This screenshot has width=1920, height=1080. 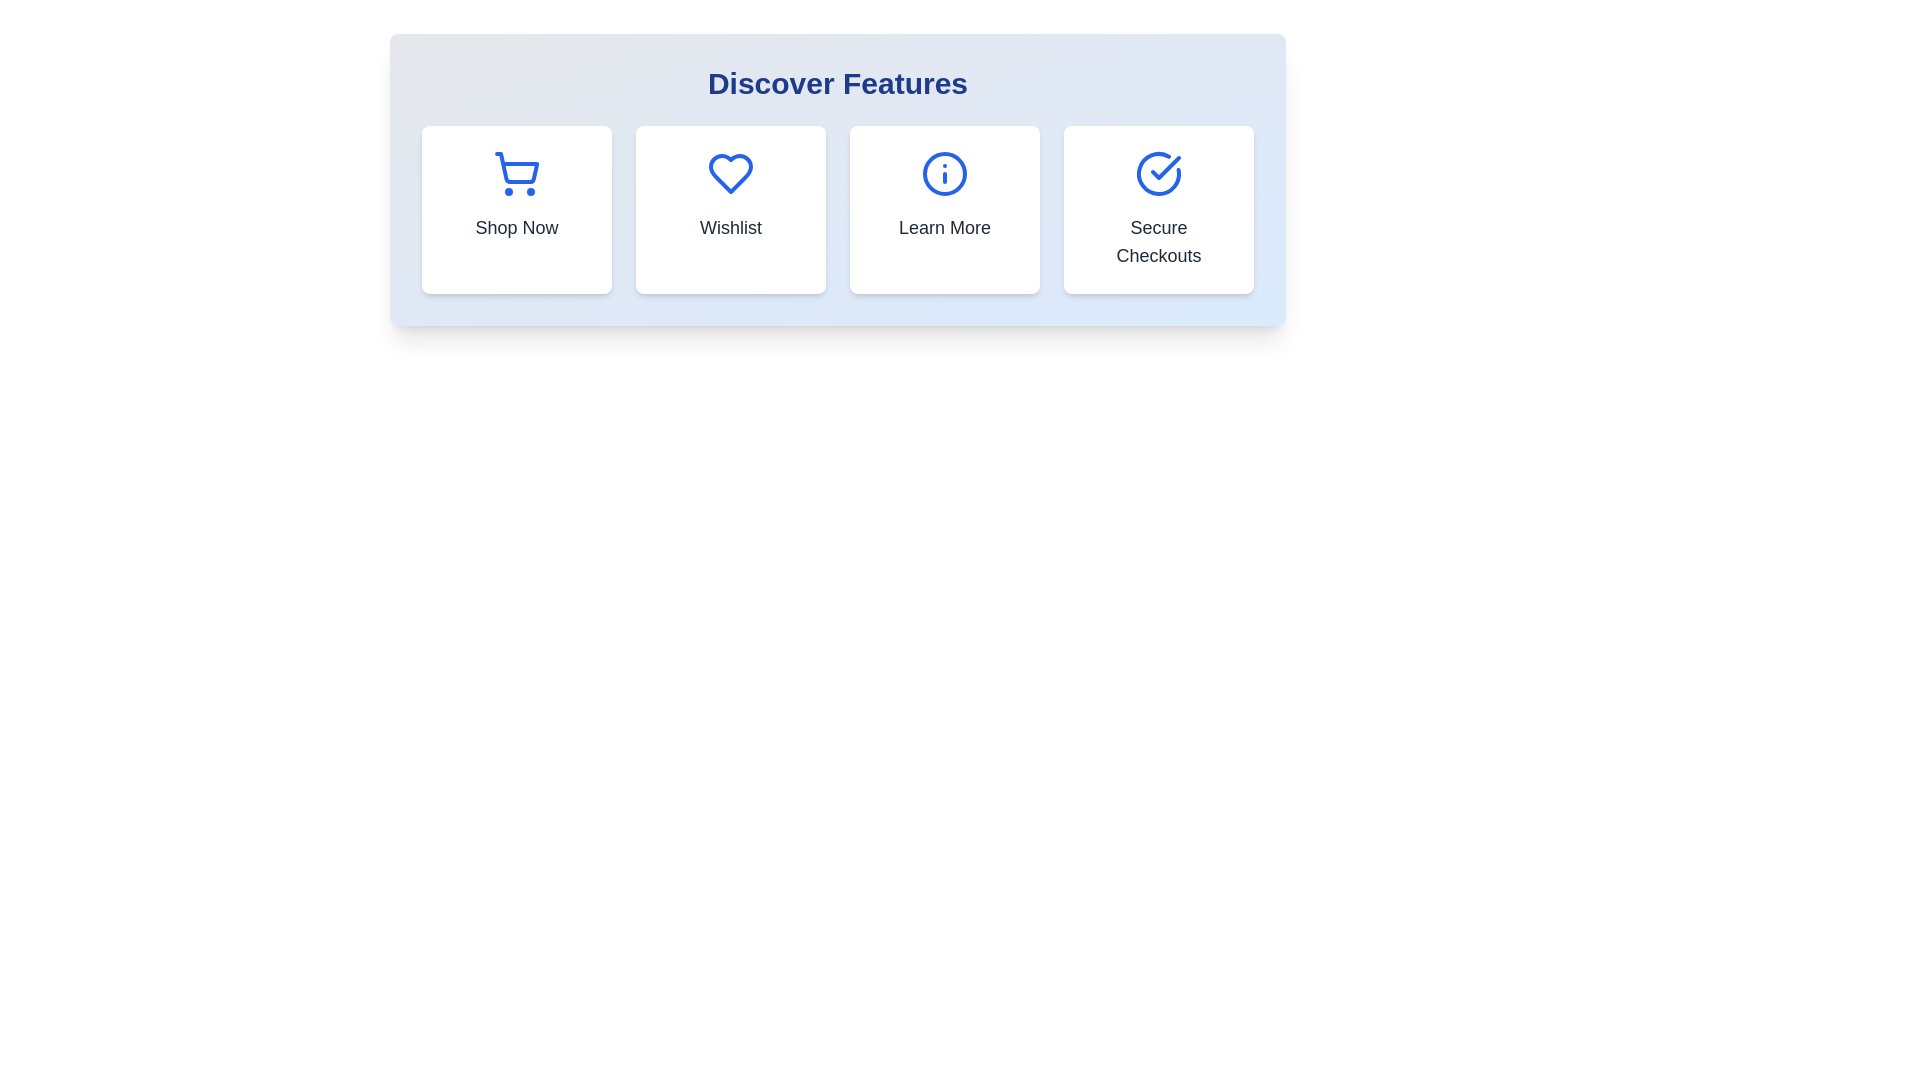 I want to click on the heart icon with blue strokes in the 'Wishlist' card, which is the second card in the row of feature cards under 'Discover Features', so click(x=729, y=172).